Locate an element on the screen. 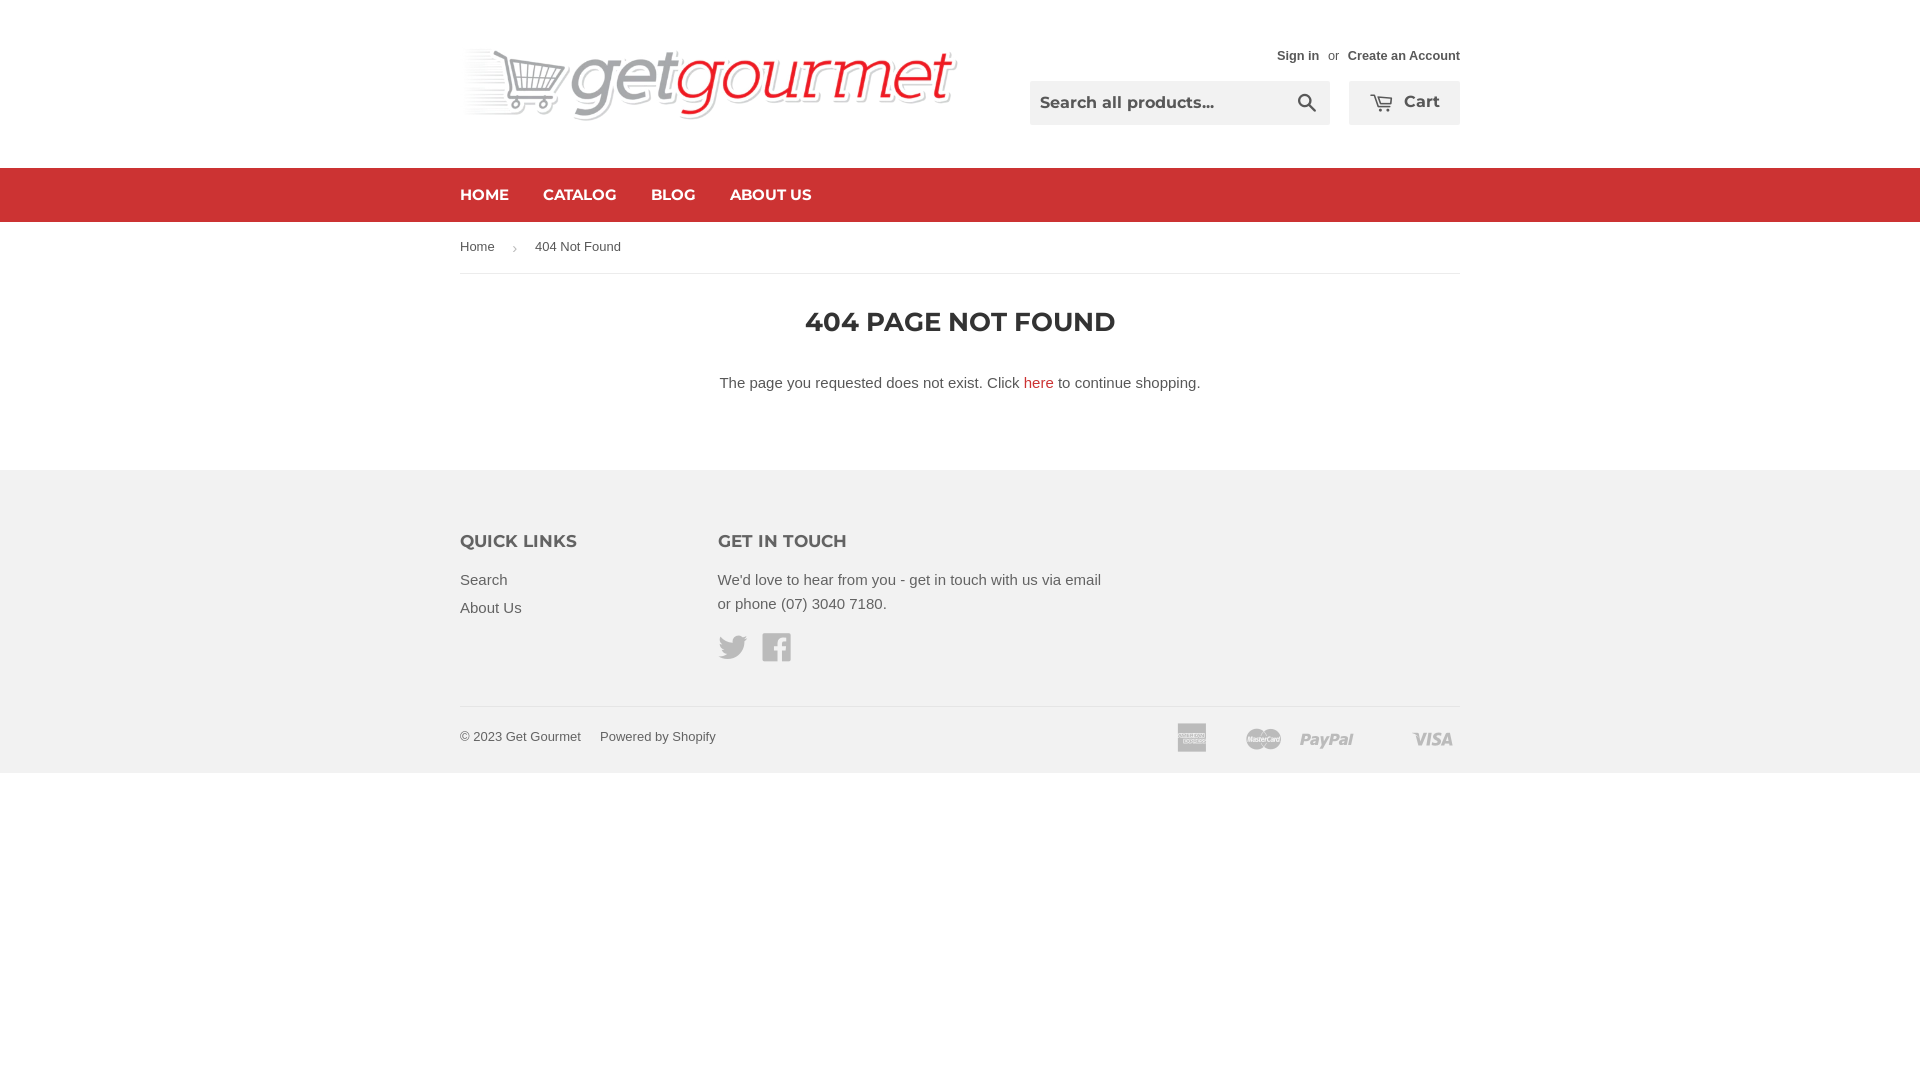  'Facebook' is located at coordinates (776, 653).